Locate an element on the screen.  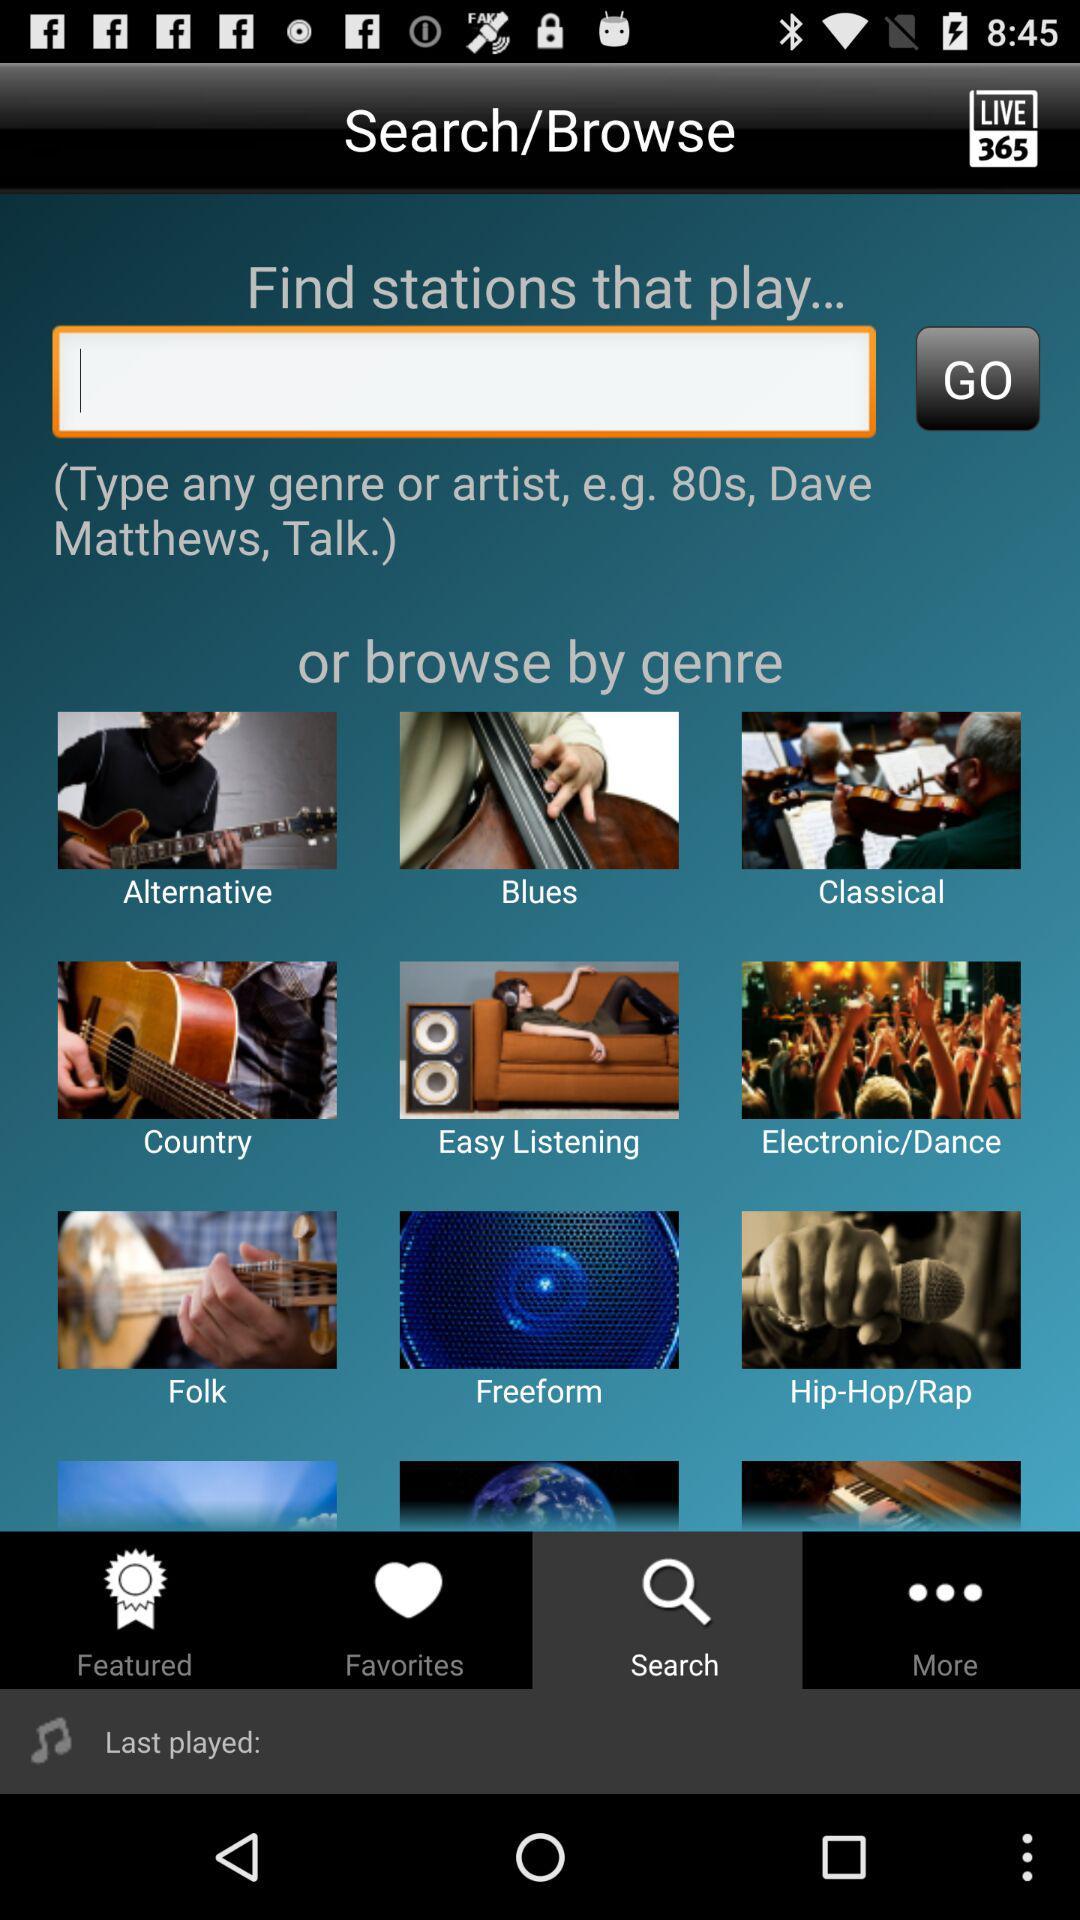
go is located at coordinates (977, 378).